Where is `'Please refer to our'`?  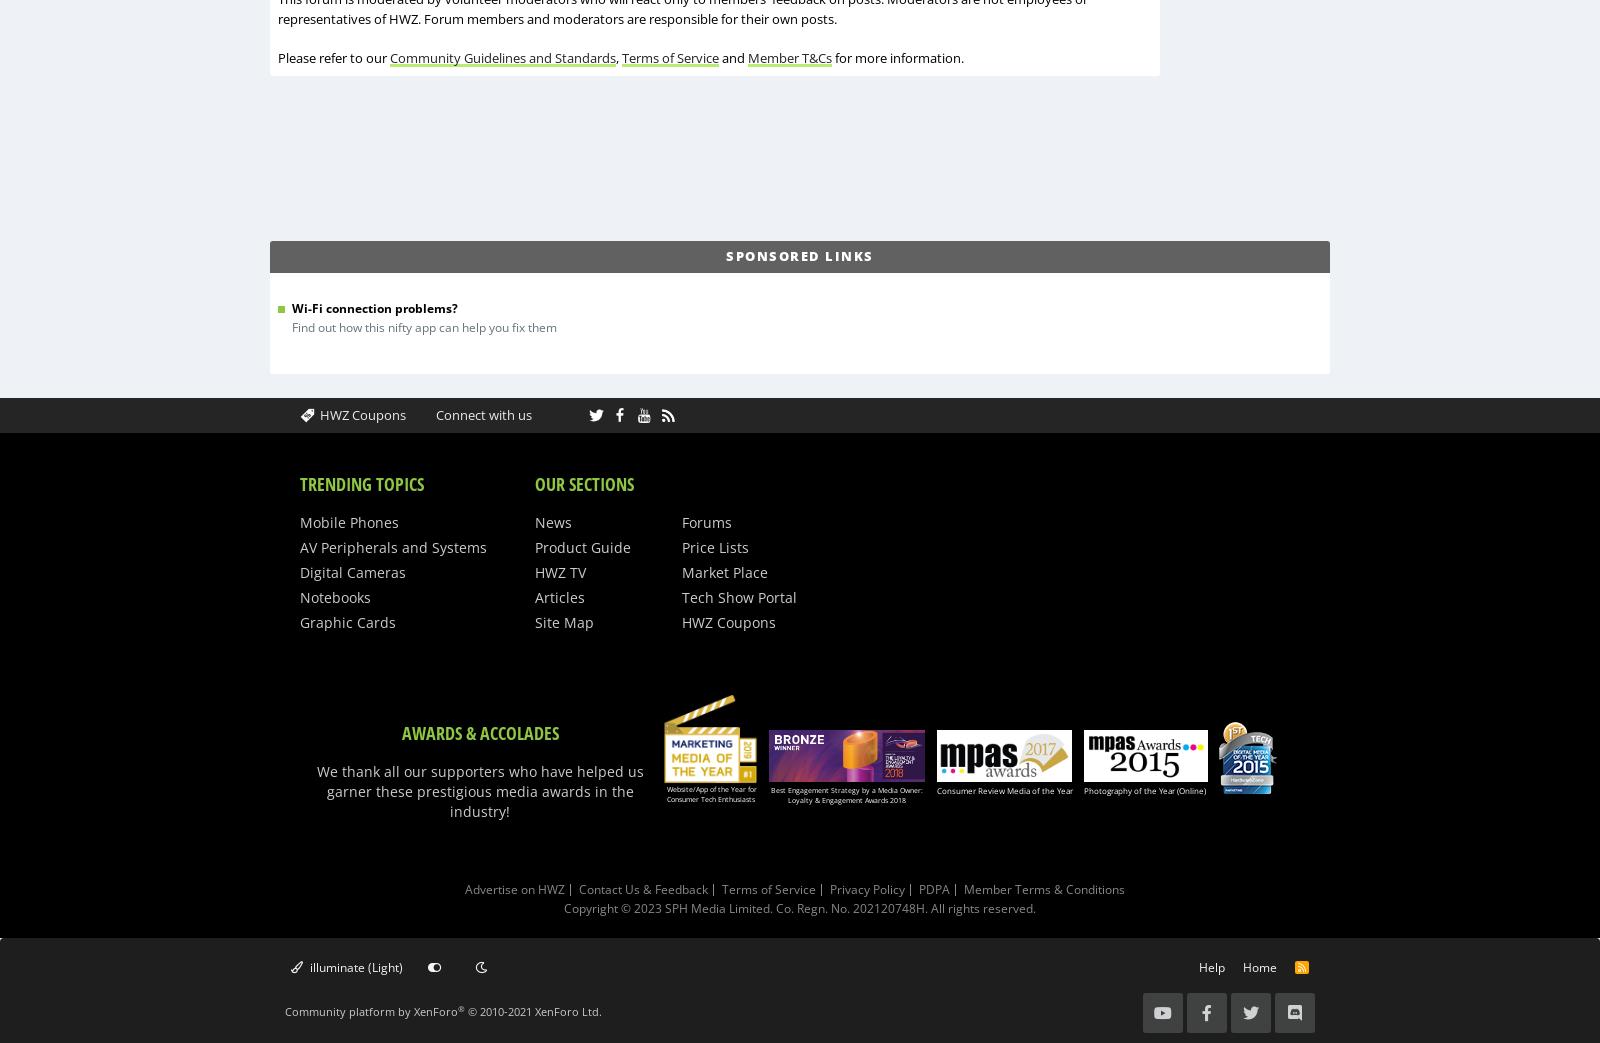
'Please refer to our' is located at coordinates (277, 56).